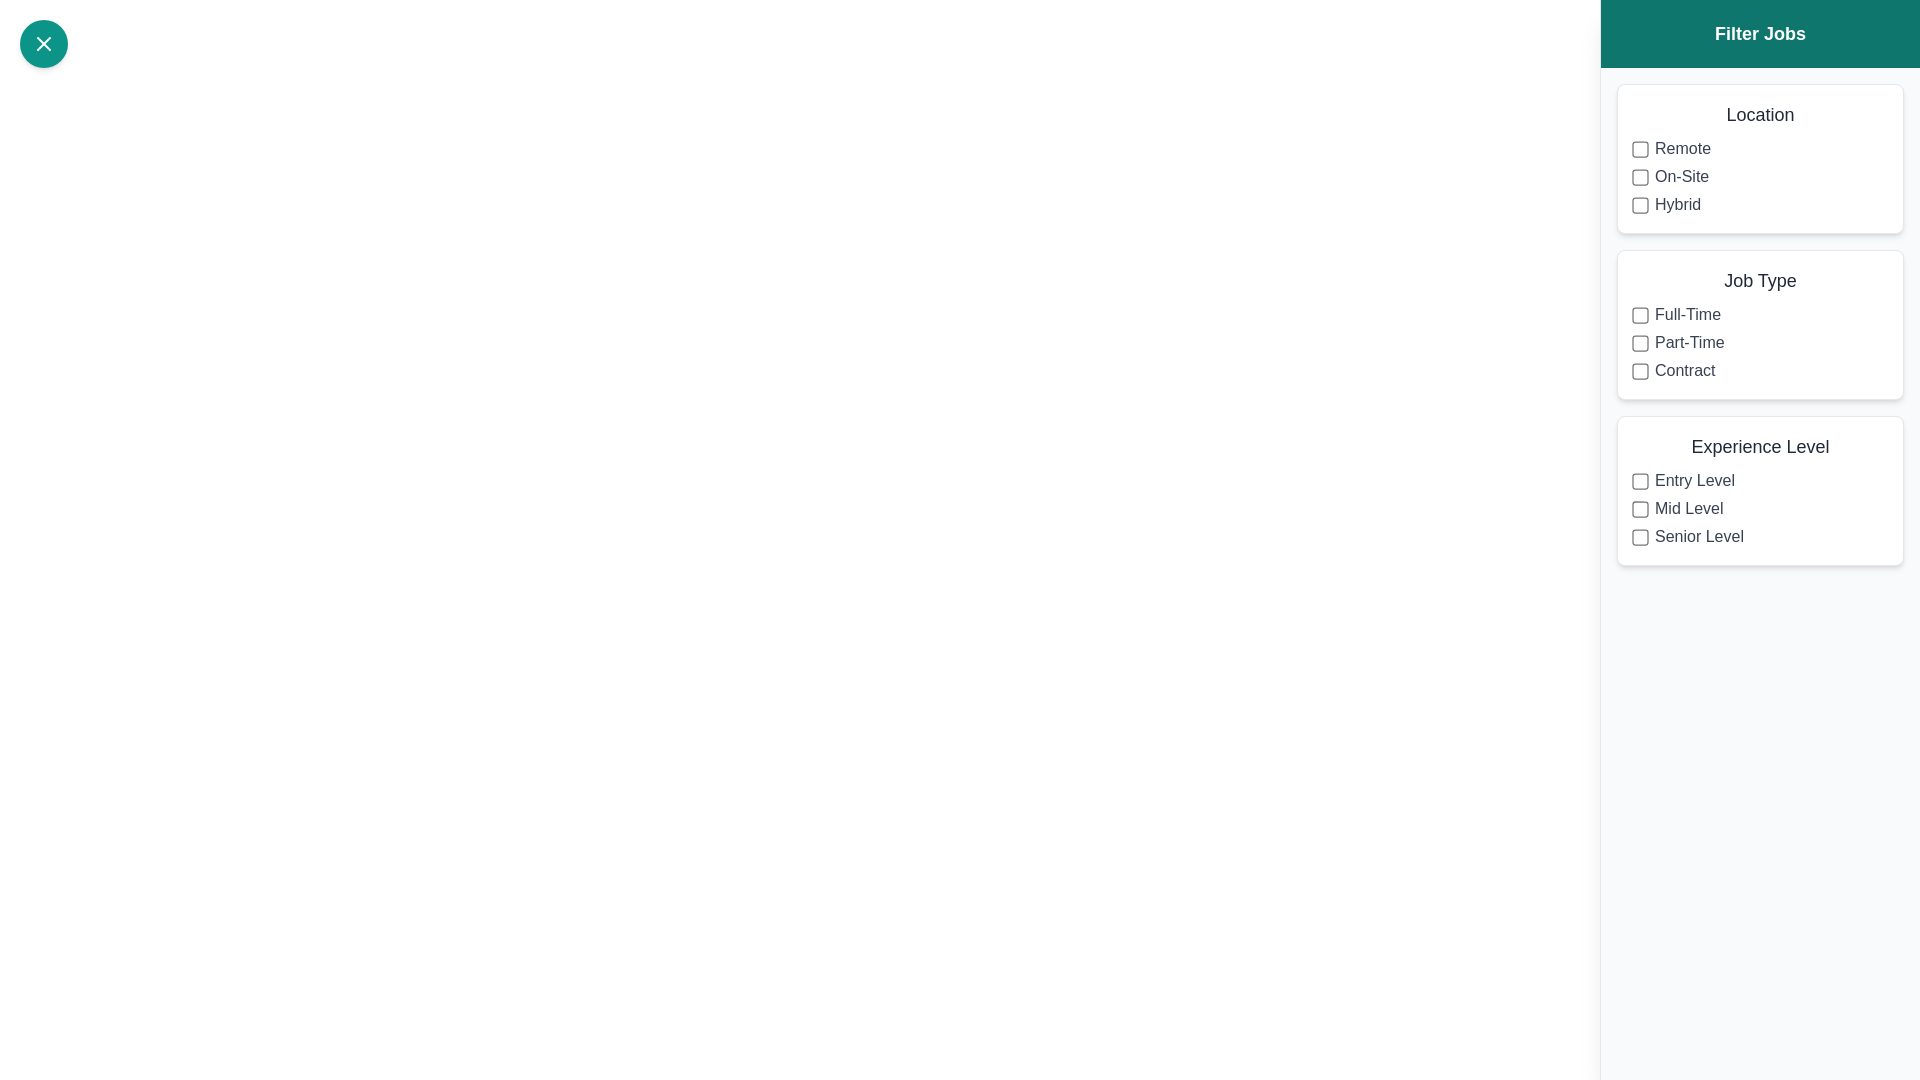 Image resolution: width=1920 pixels, height=1080 pixels. What do you see at coordinates (1760, 115) in the screenshot?
I see `the header of the filter group labeled Location` at bounding box center [1760, 115].